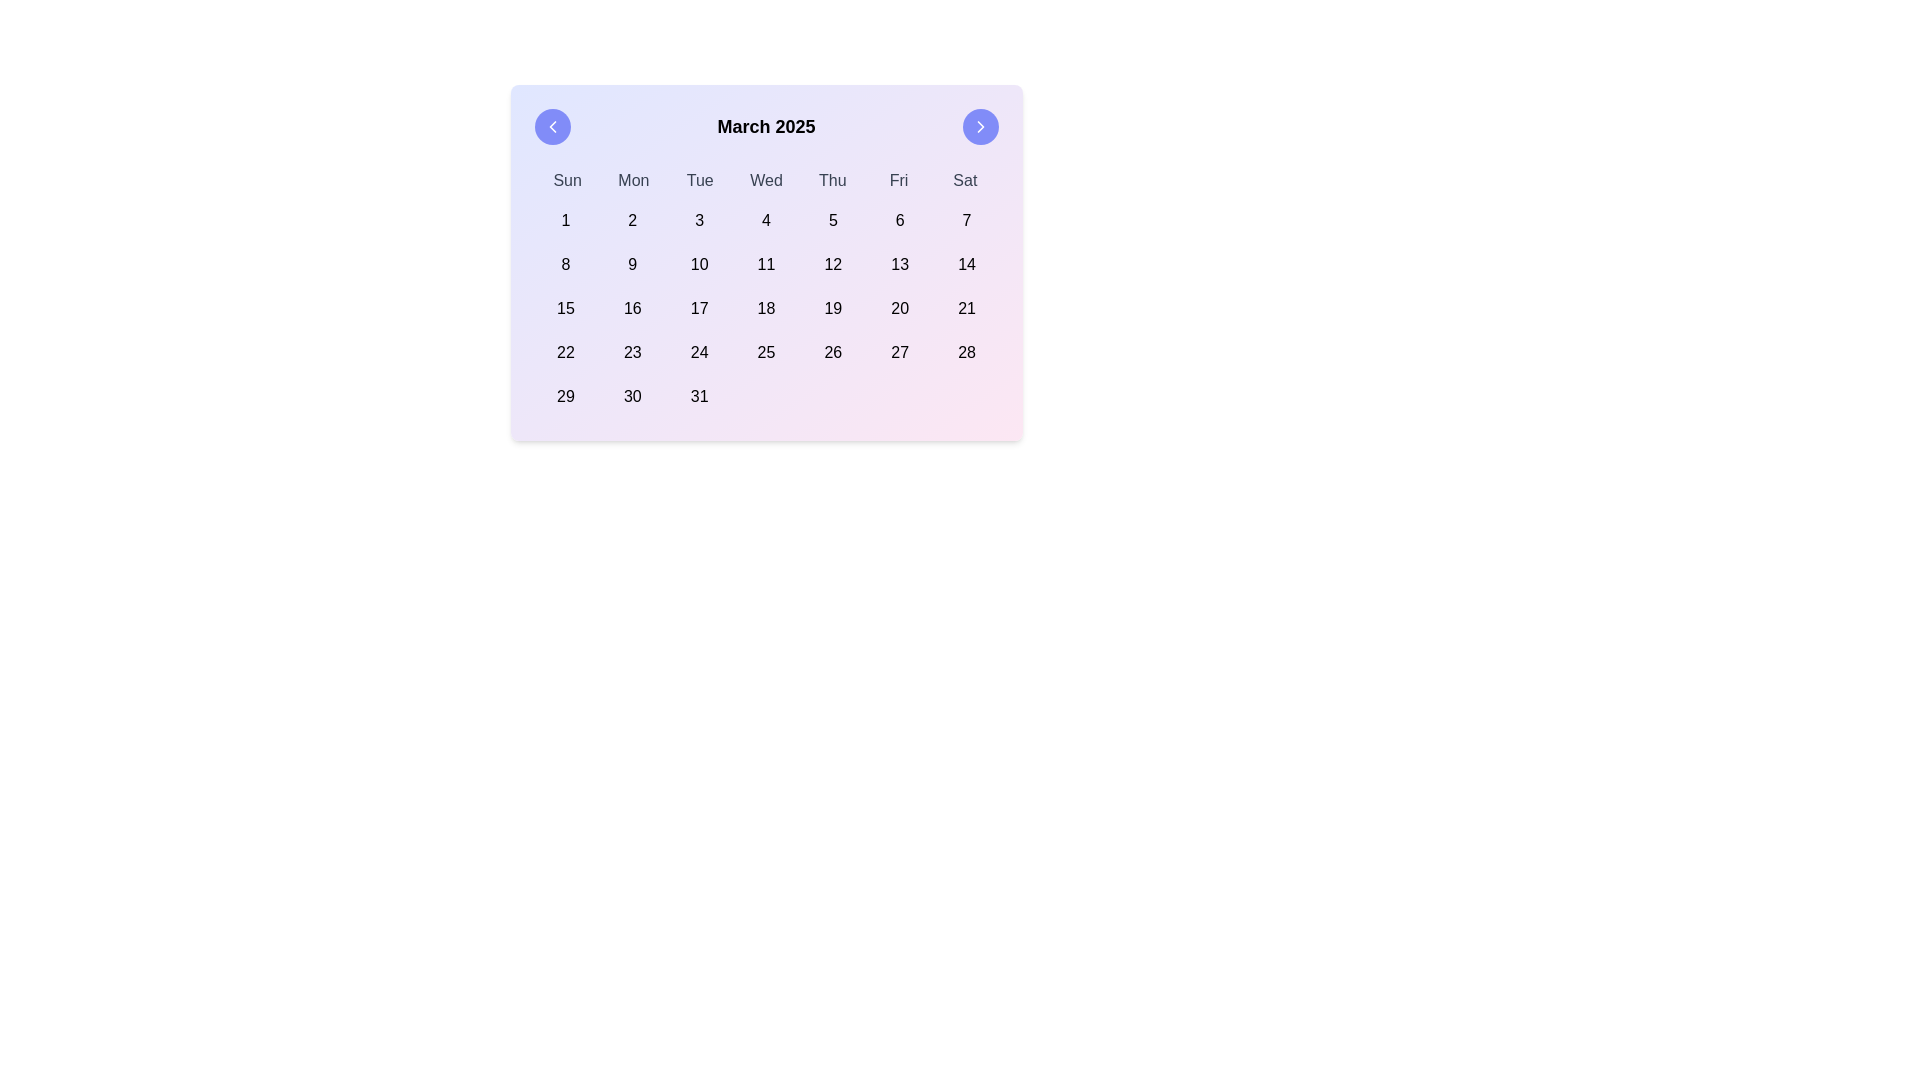 The height and width of the screenshot is (1080, 1920). What do you see at coordinates (899, 220) in the screenshot?
I see `the button displaying the number '6' in the calendar grid` at bounding box center [899, 220].